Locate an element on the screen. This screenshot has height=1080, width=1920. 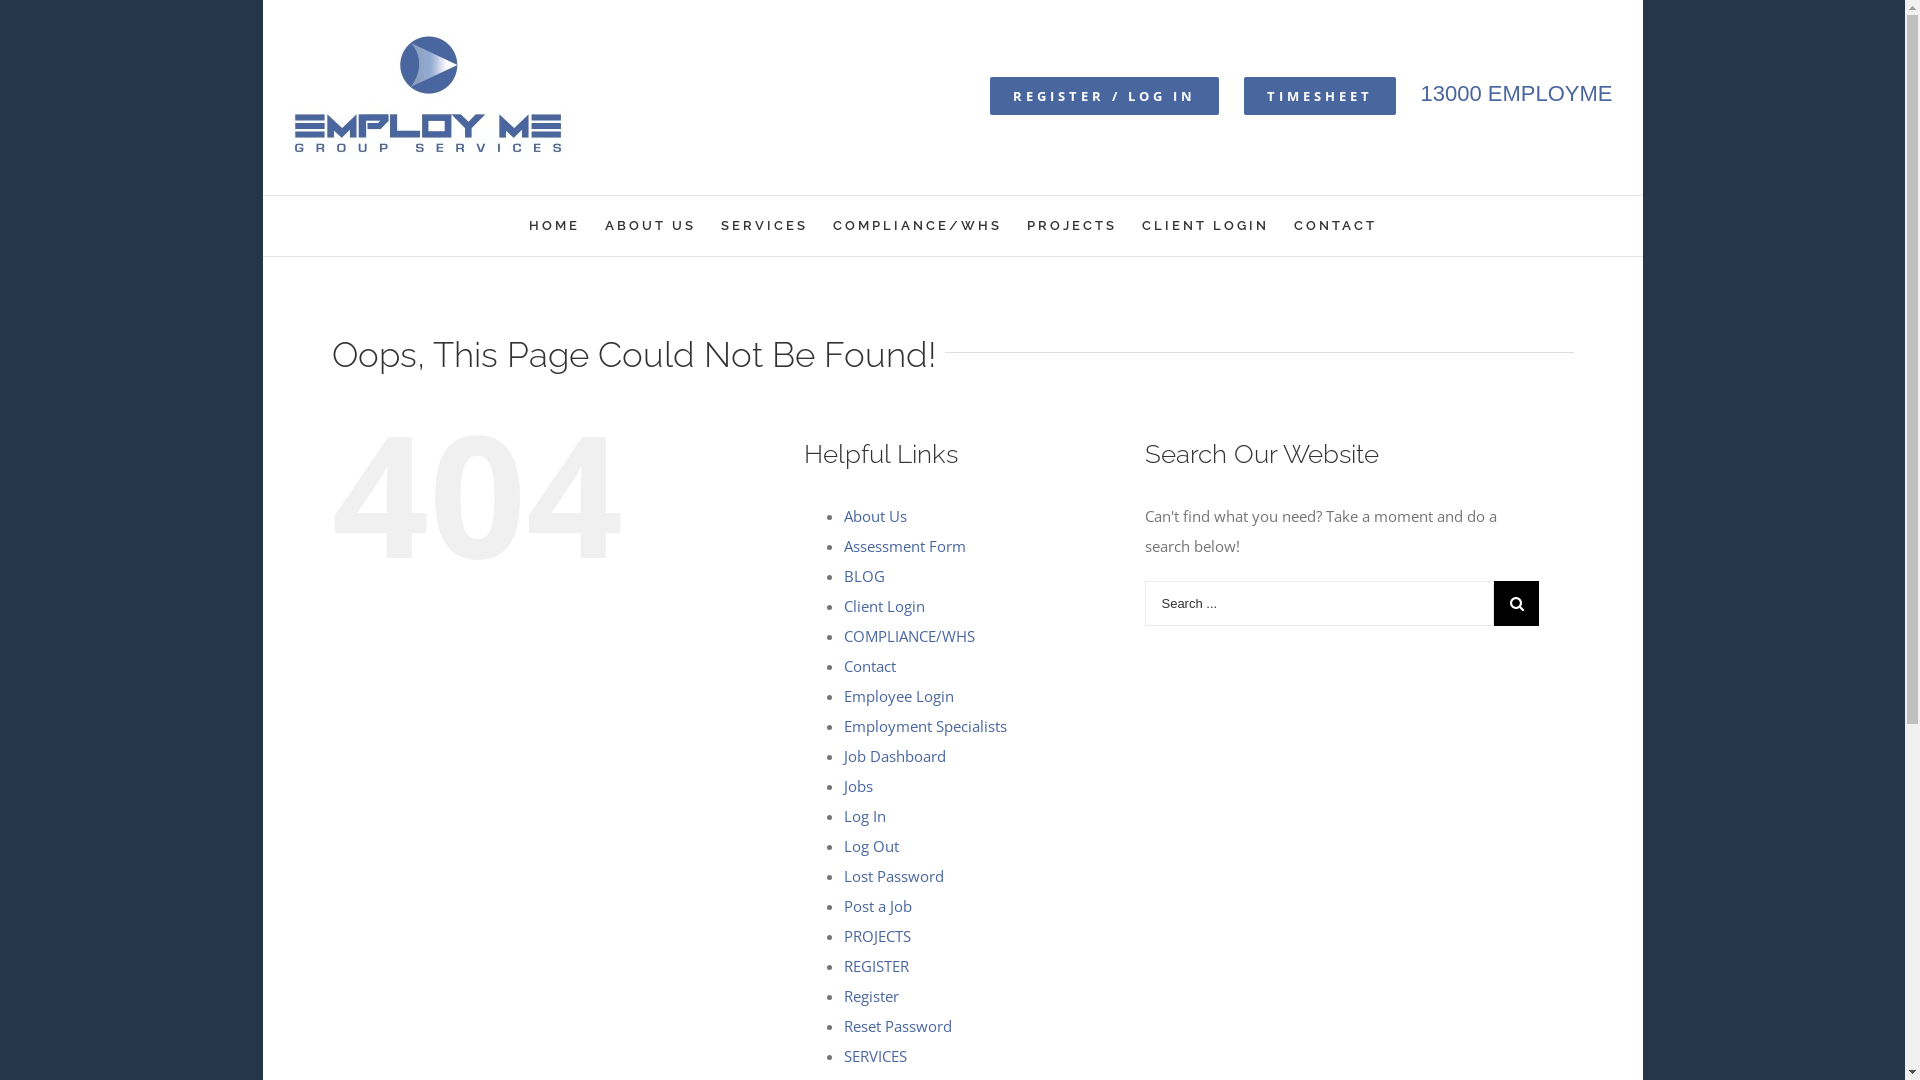
'Post a Job' is located at coordinates (878, 906).